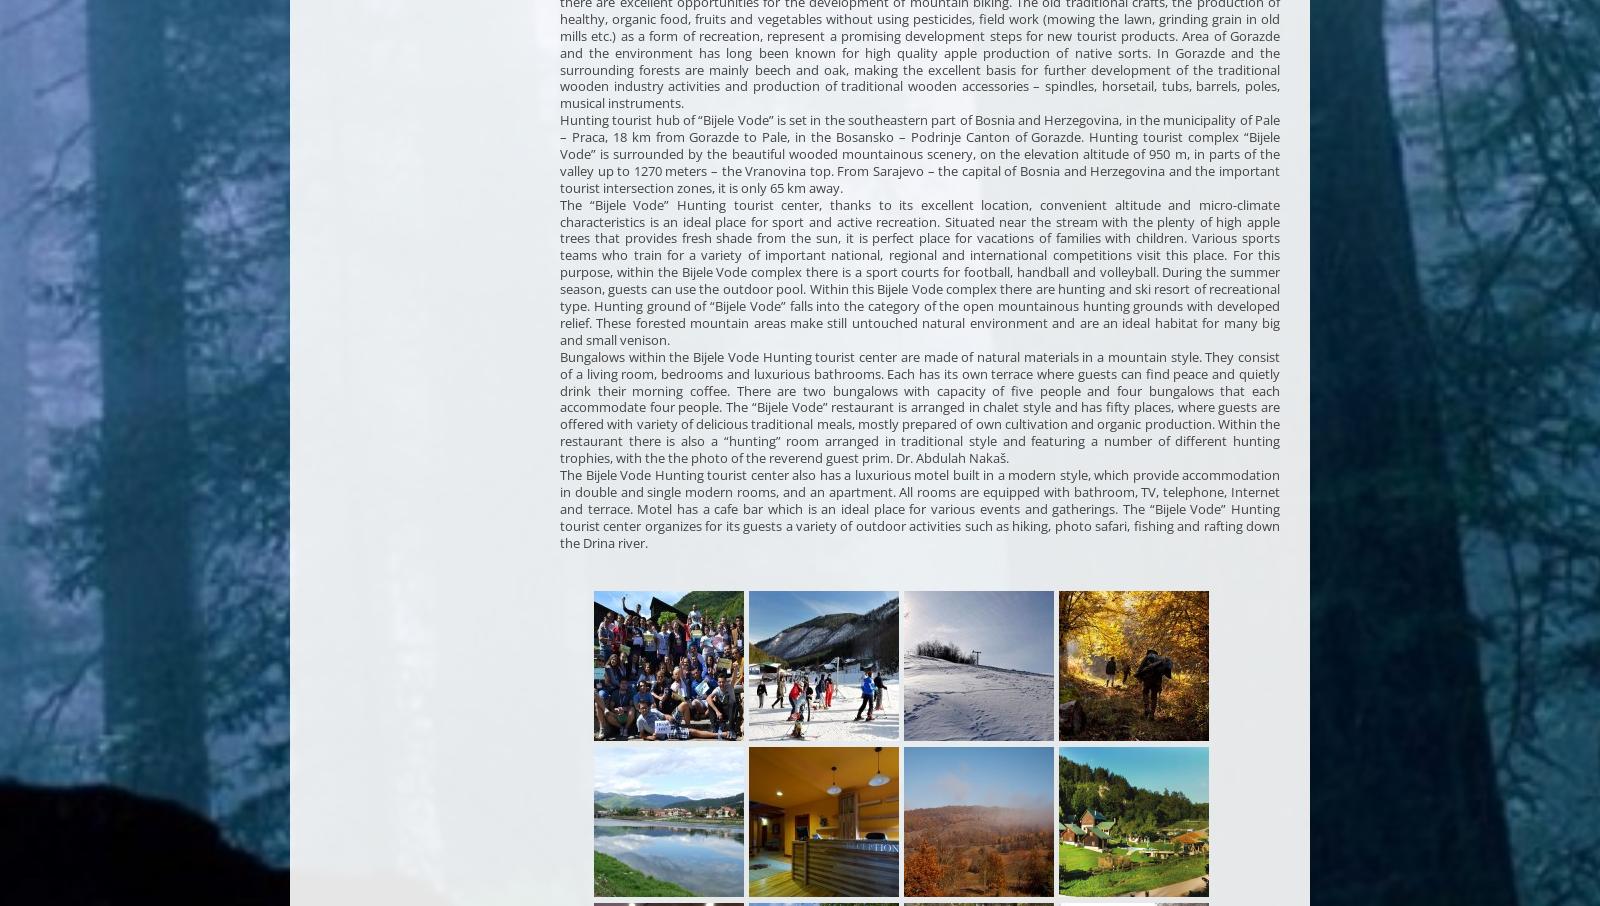 This screenshot has height=906, width=1600. What do you see at coordinates (559, 153) in the screenshot?
I see `'Hunting tourist hub of “Bijele Vode” is set in the southeastern part of Bosnia and Herzegovina, in the municipality of Pale – Praca, 18 km from Gorazde to Pale, in the Bosansko – Podrinje Canton of Gorazde. Hunting tourist complex “Bijele Vode” is surrounded by the beautiful wooded mountainous scenery, on the elevation altitude of 950 m, in parts of the valley up to 1270 meters – the Vranovina top. From Sarajevo – the capital of Bosnia and Herzegovina and the important tourist intersection zones, it is only 65 km away.'` at bounding box center [559, 153].